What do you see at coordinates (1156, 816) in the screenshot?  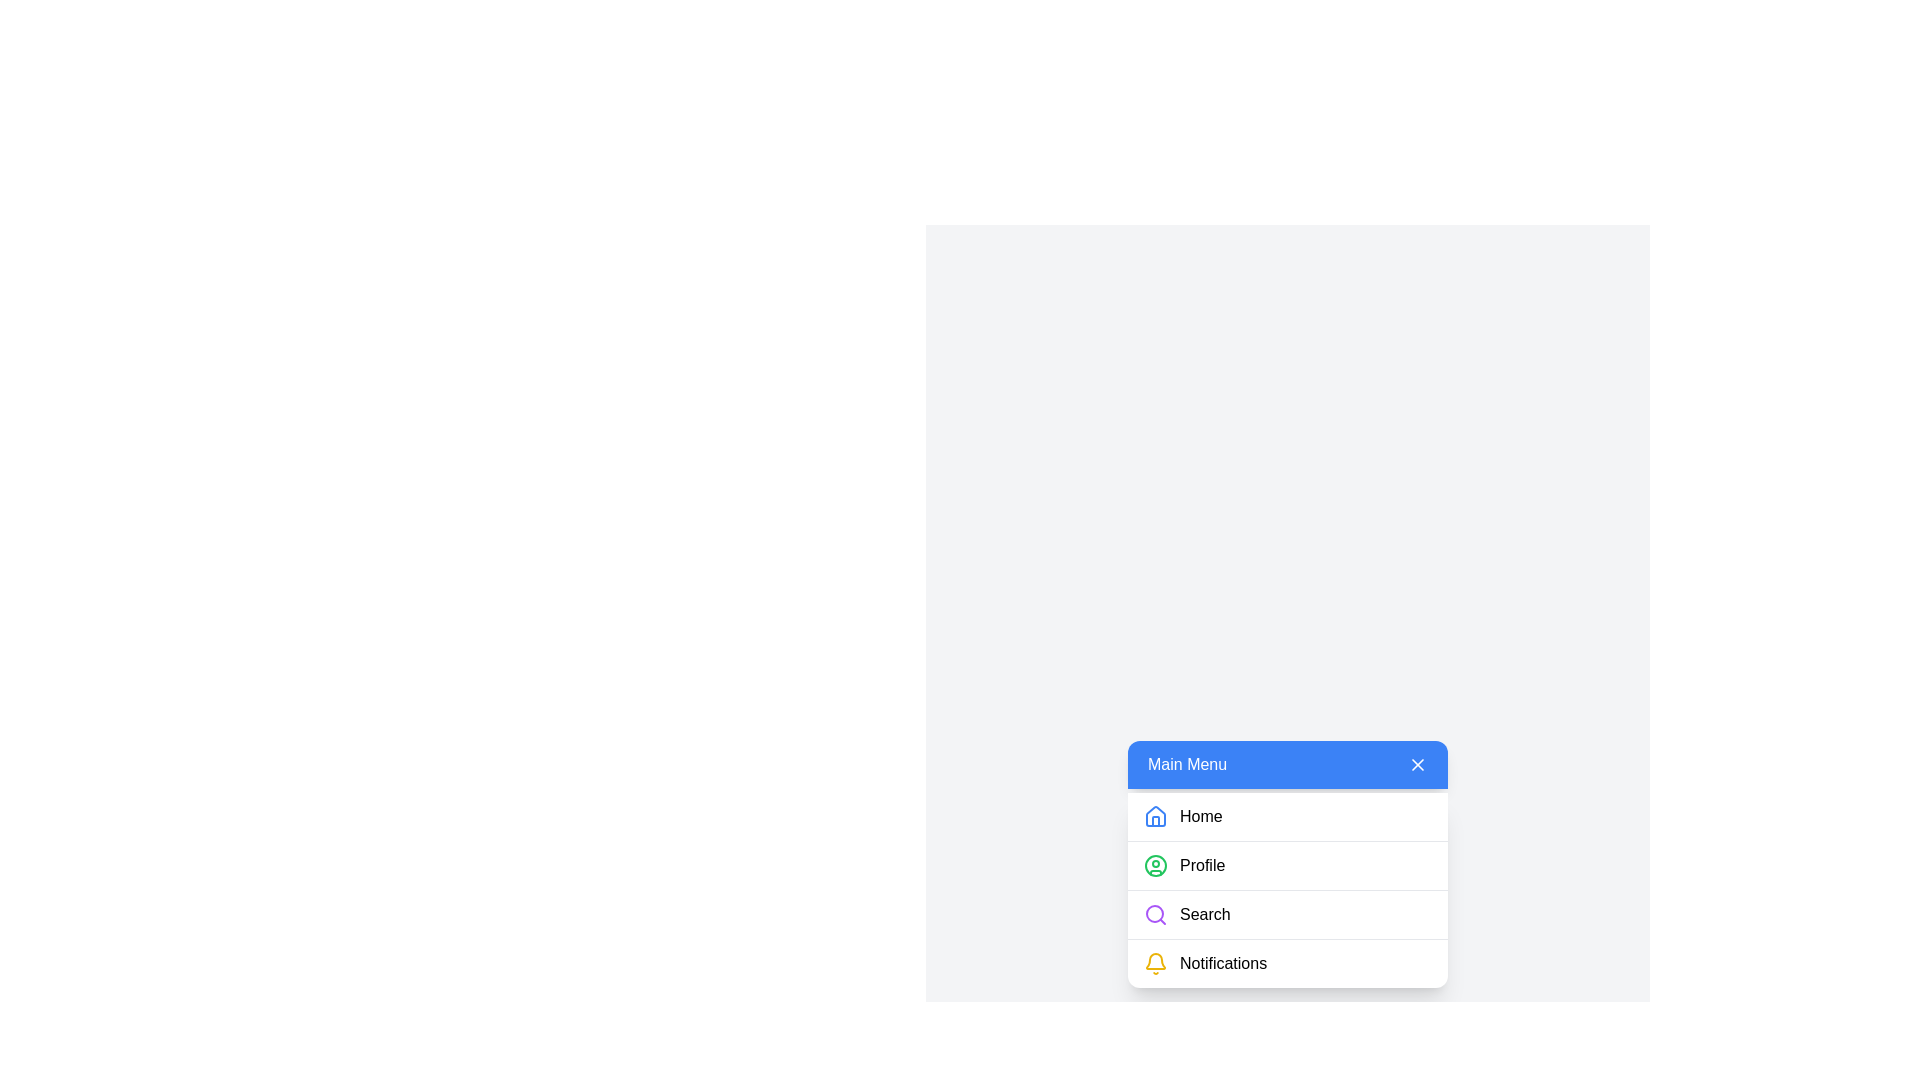 I see `the 'Home' icon in the navigation menu, which is represented by a house-shaped vector graphic preceding the text label 'Home'` at bounding box center [1156, 816].